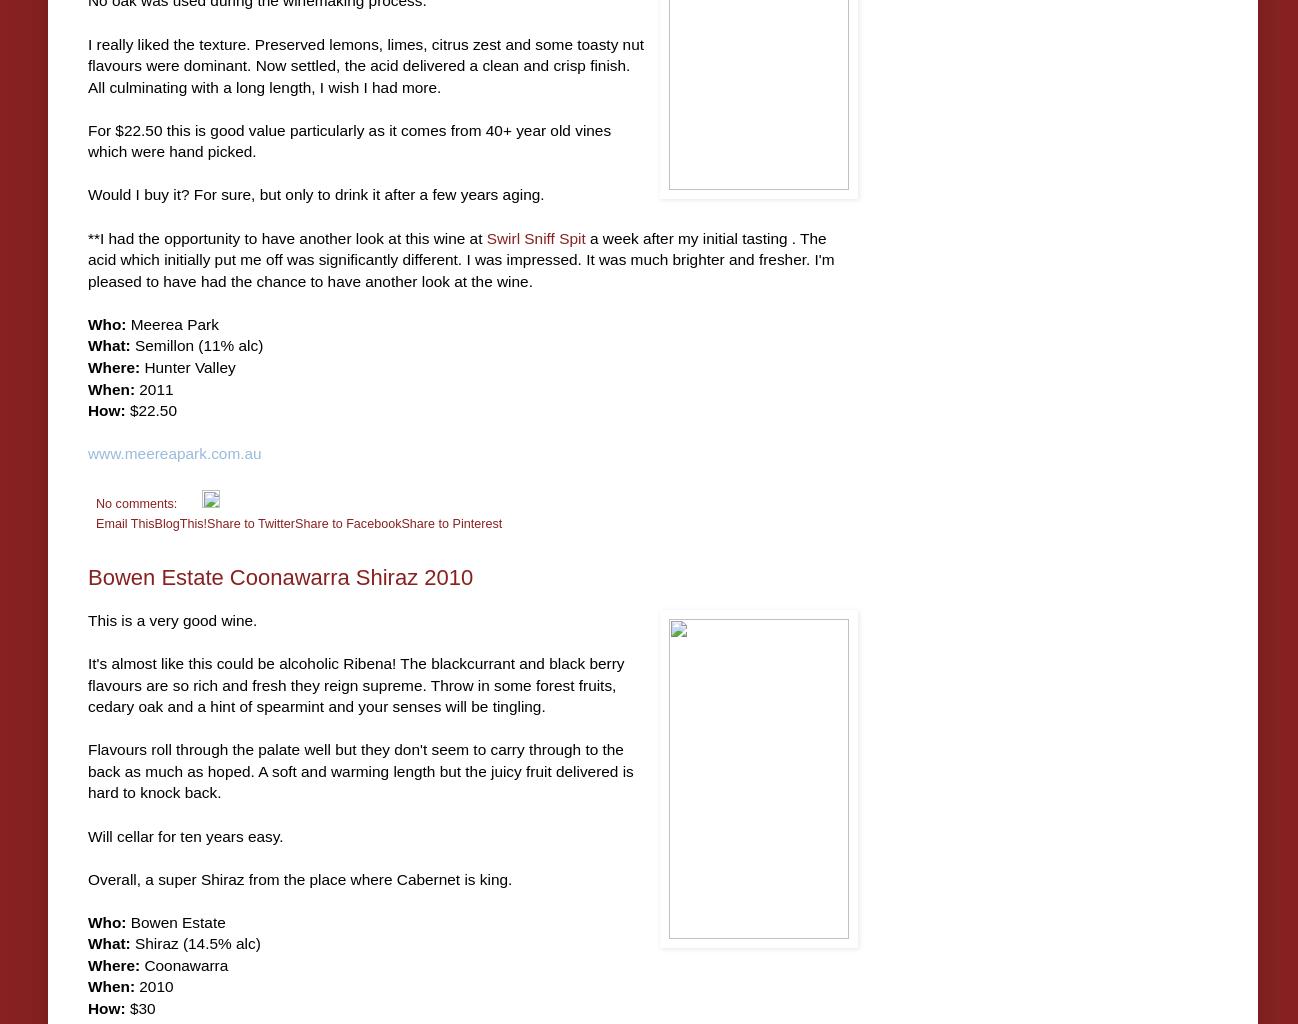  What do you see at coordinates (347, 522) in the screenshot?
I see `'Share to Facebook'` at bounding box center [347, 522].